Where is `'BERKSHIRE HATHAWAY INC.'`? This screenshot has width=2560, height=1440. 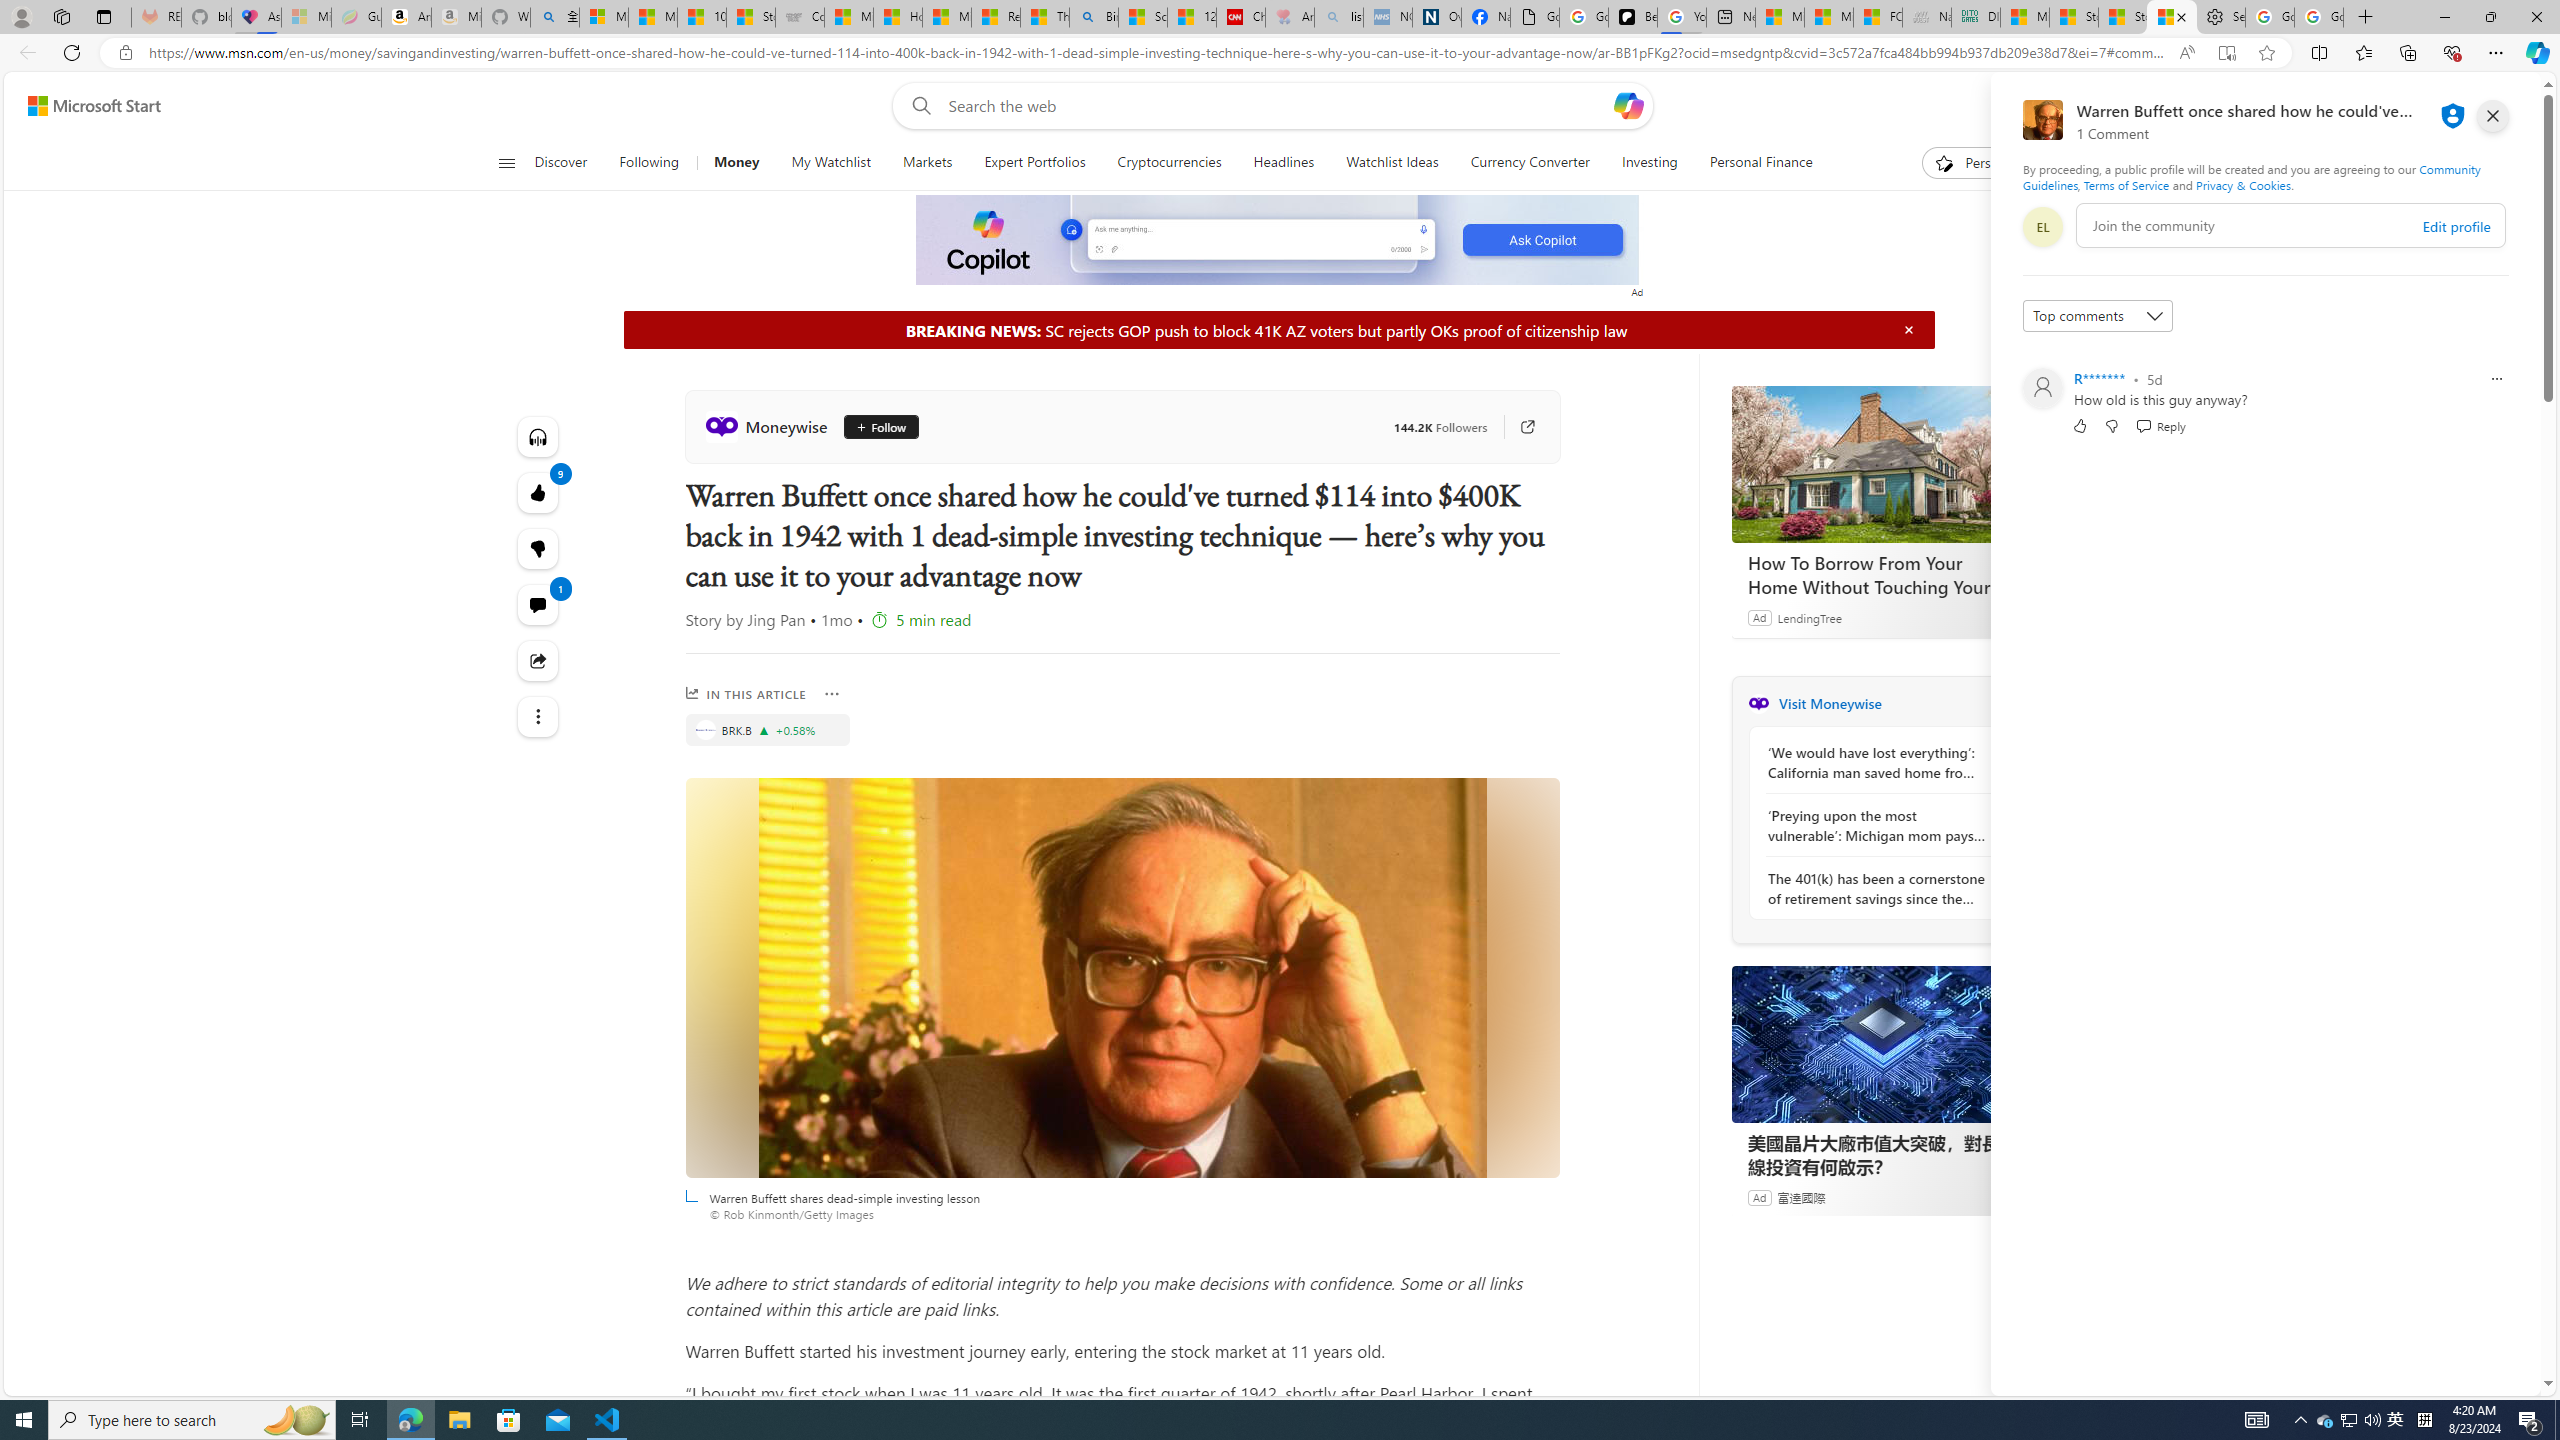
'BERKSHIRE HATHAWAY INC.' is located at coordinates (705, 729).